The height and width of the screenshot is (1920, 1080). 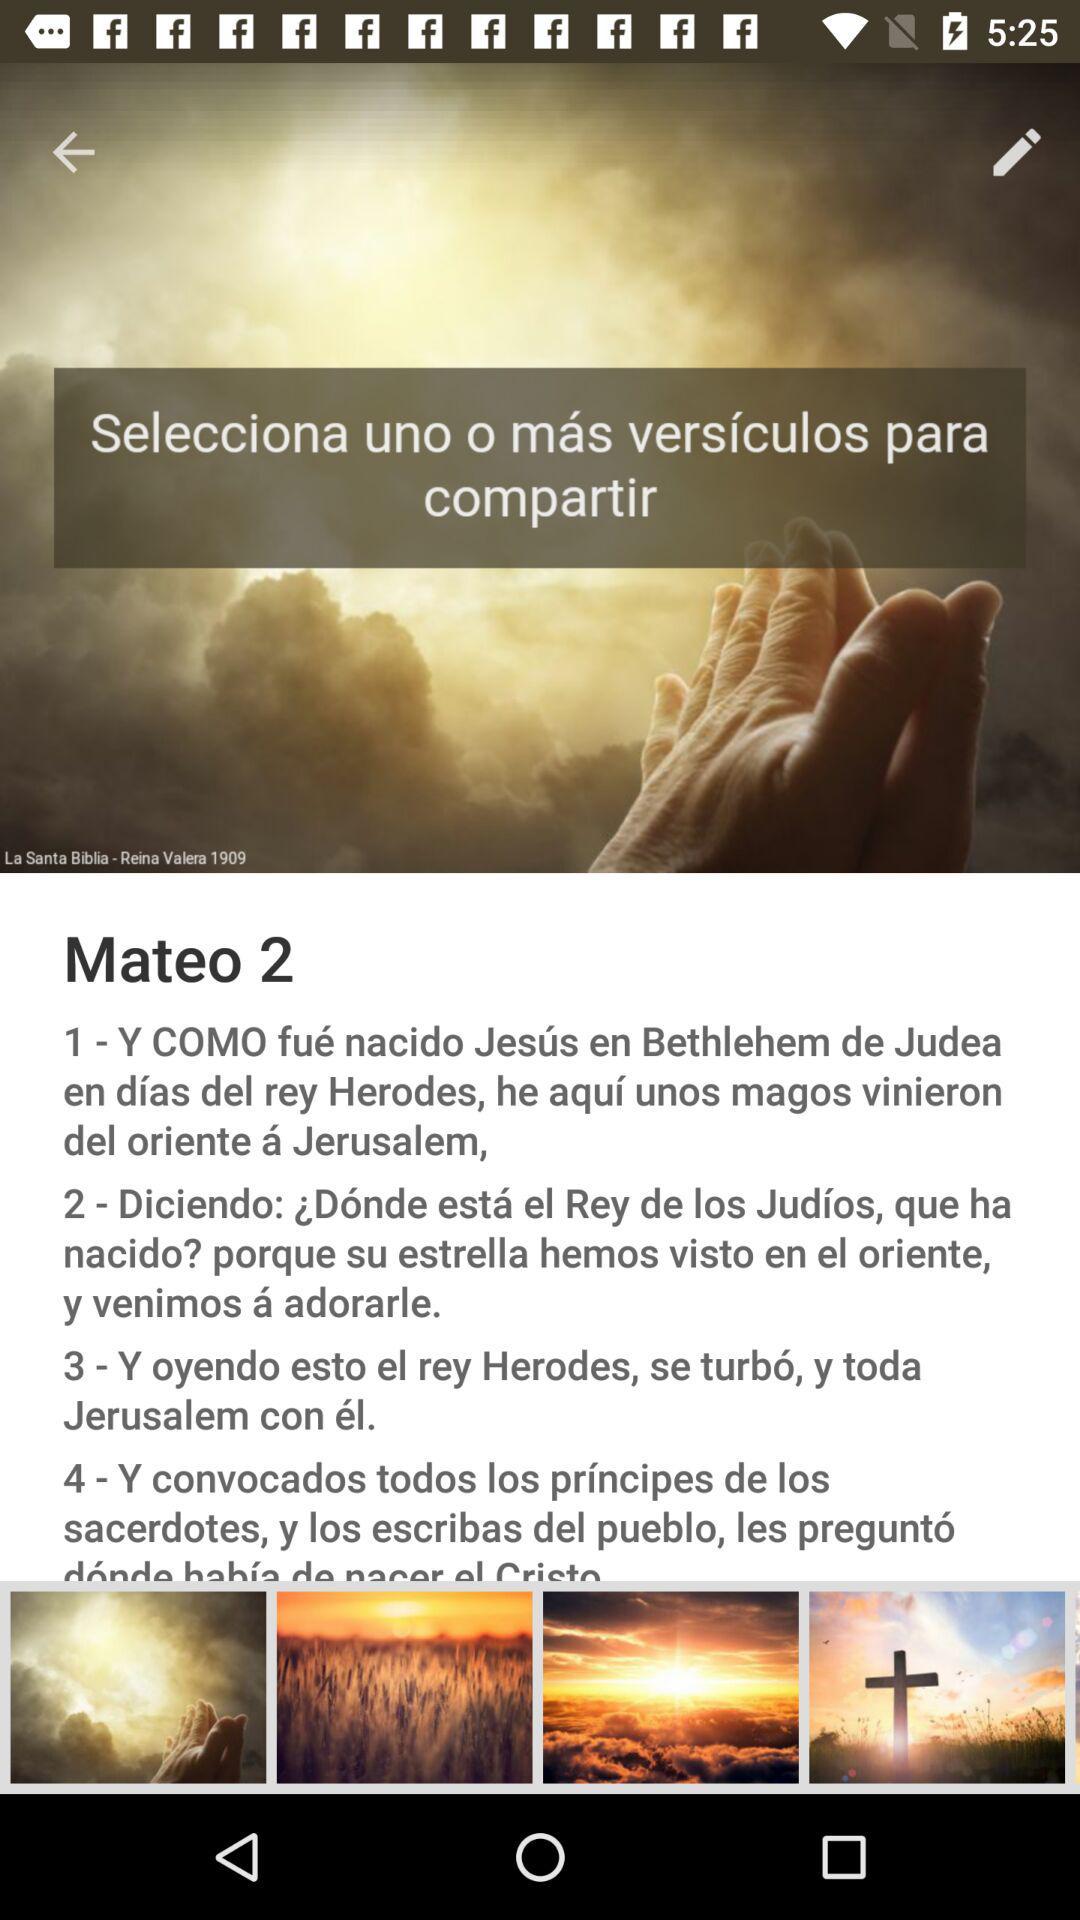 I want to click on the mateo 2 item, so click(x=540, y=955).